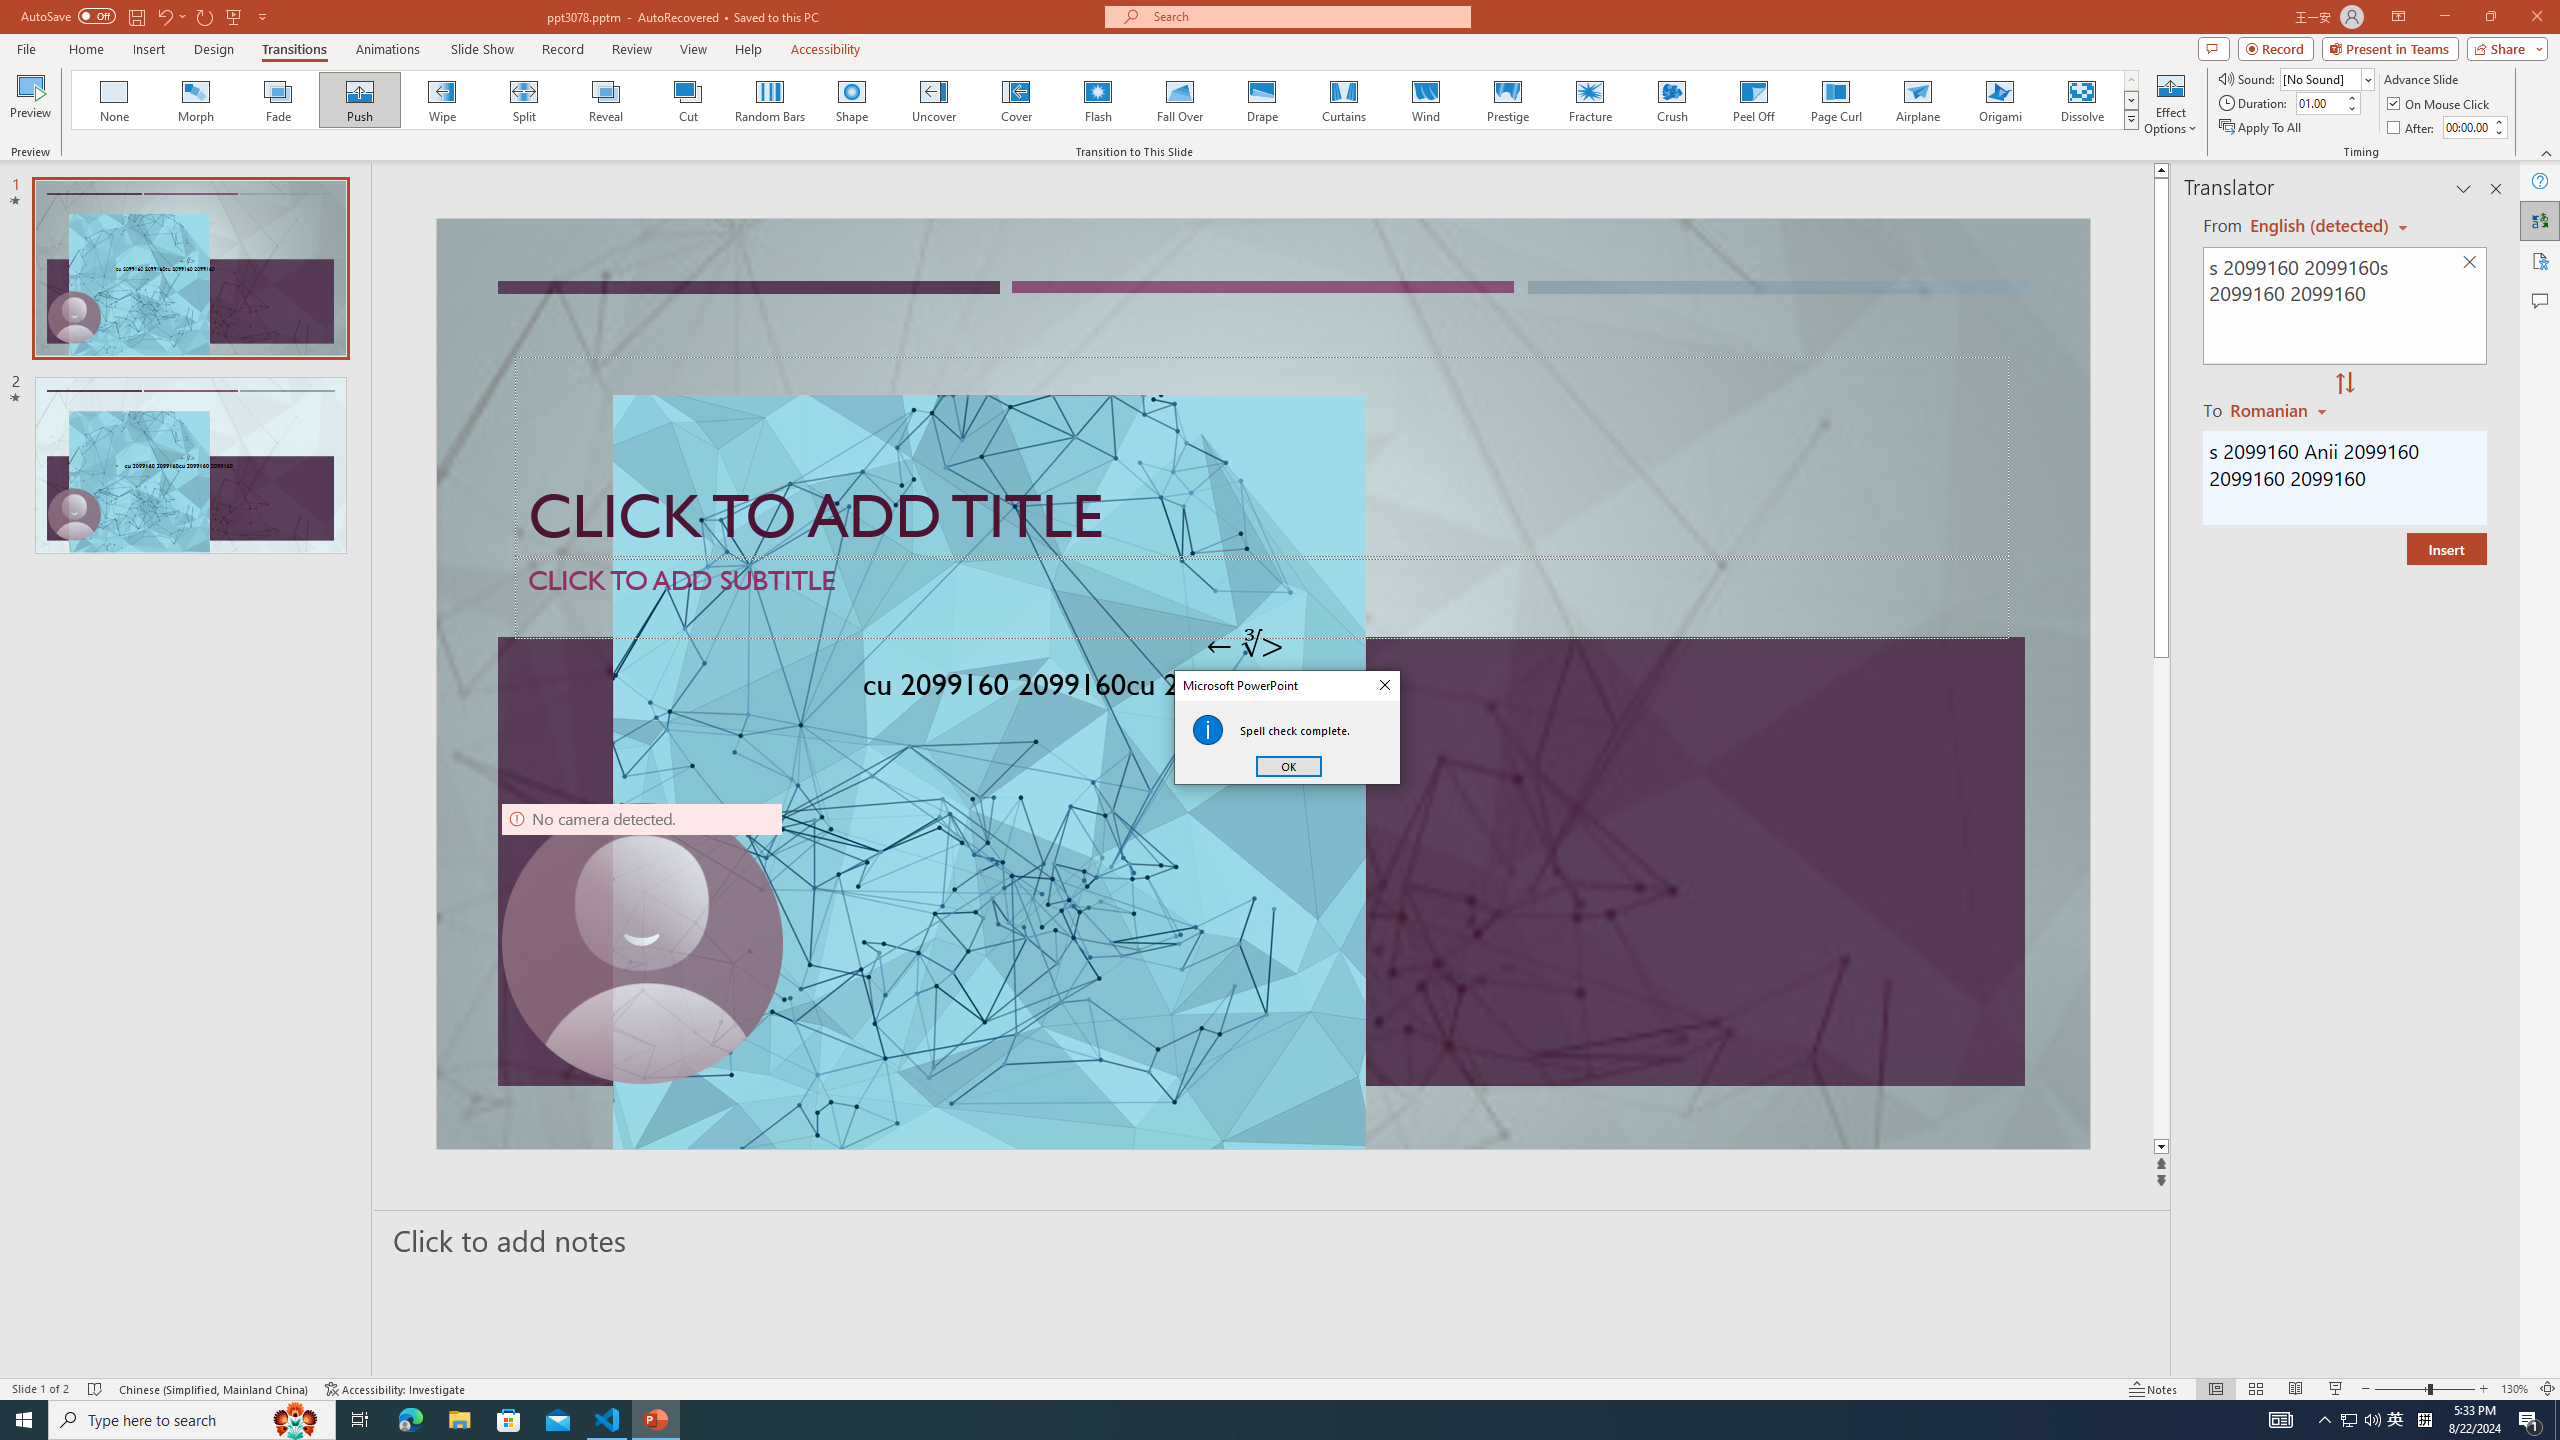 The image size is (2560, 1440). I want to click on 'Wind', so click(1424, 99).